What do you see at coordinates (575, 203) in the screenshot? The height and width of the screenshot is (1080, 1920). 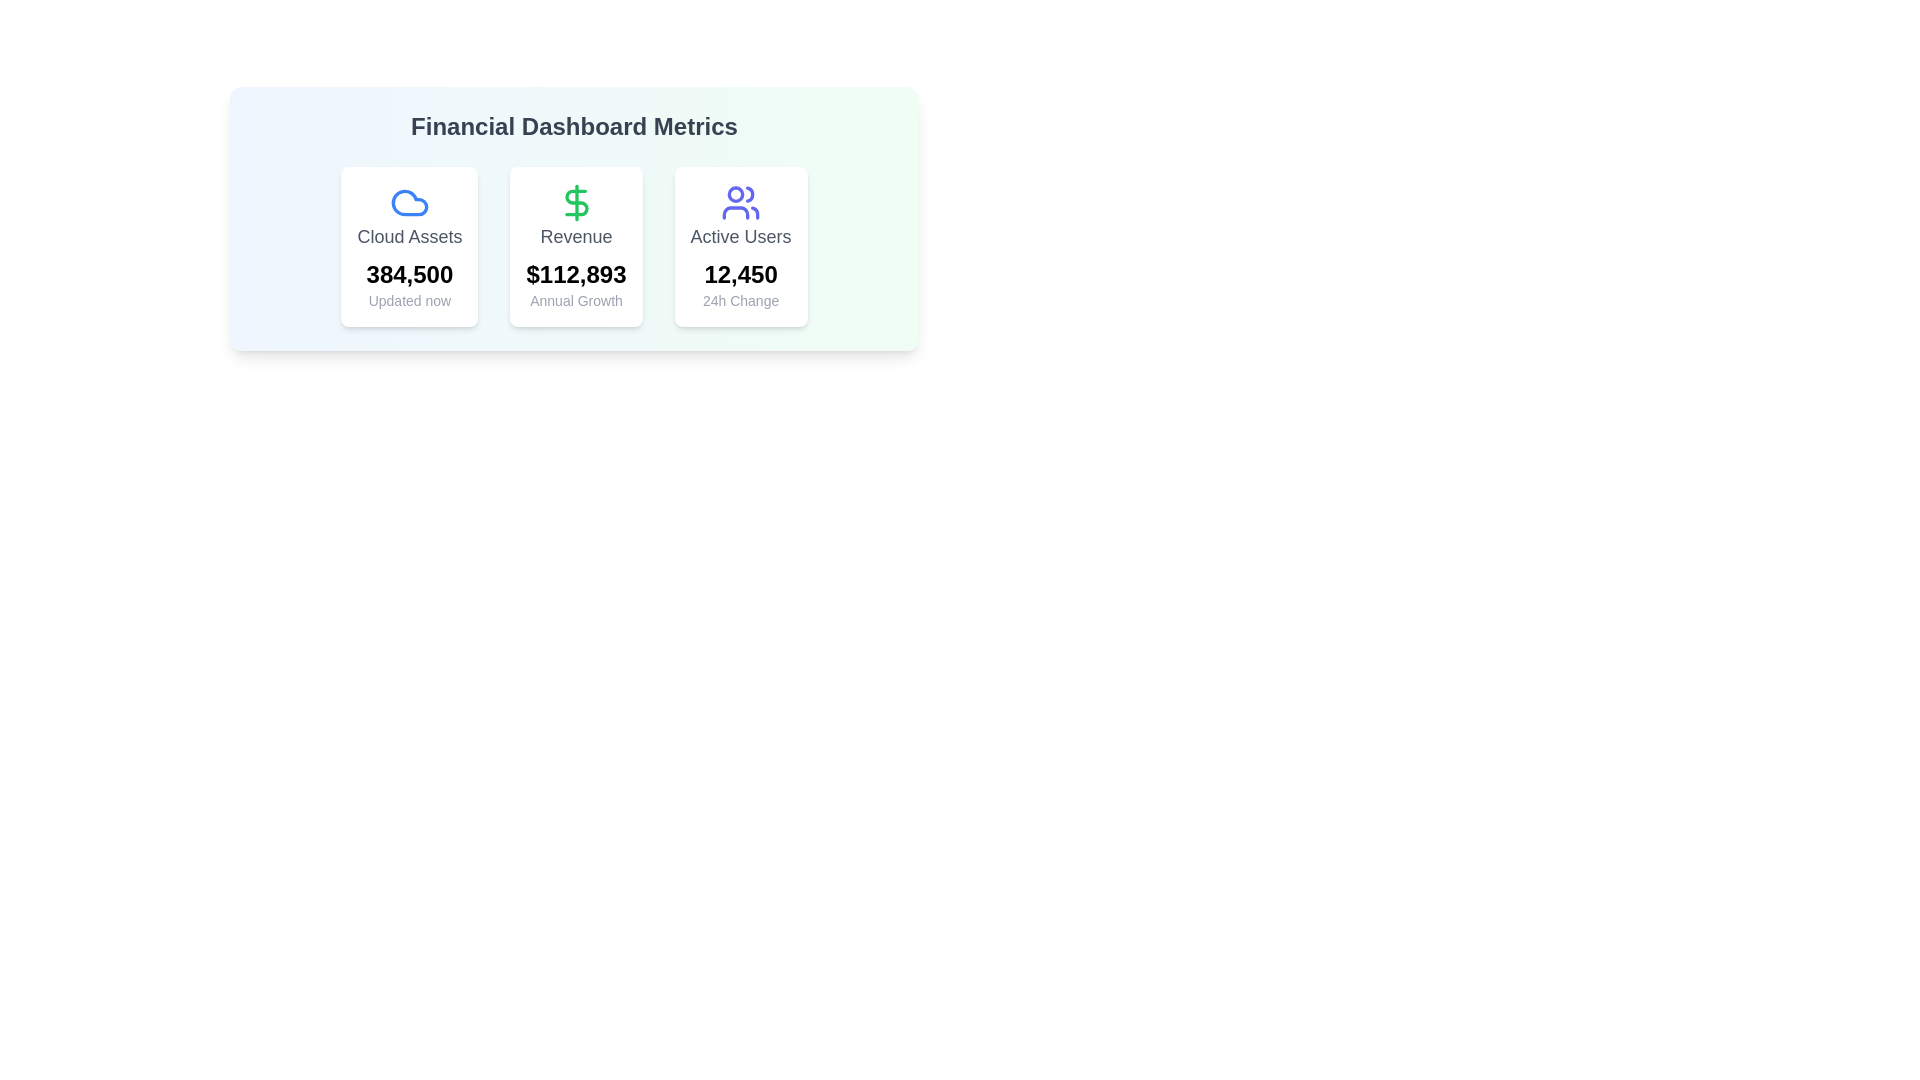 I see `the revenue icon located at the top section of the 'Revenue' card, which is horizontally centered above the text '$112,893' and 'Annual Growth'` at bounding box center [575, 203].